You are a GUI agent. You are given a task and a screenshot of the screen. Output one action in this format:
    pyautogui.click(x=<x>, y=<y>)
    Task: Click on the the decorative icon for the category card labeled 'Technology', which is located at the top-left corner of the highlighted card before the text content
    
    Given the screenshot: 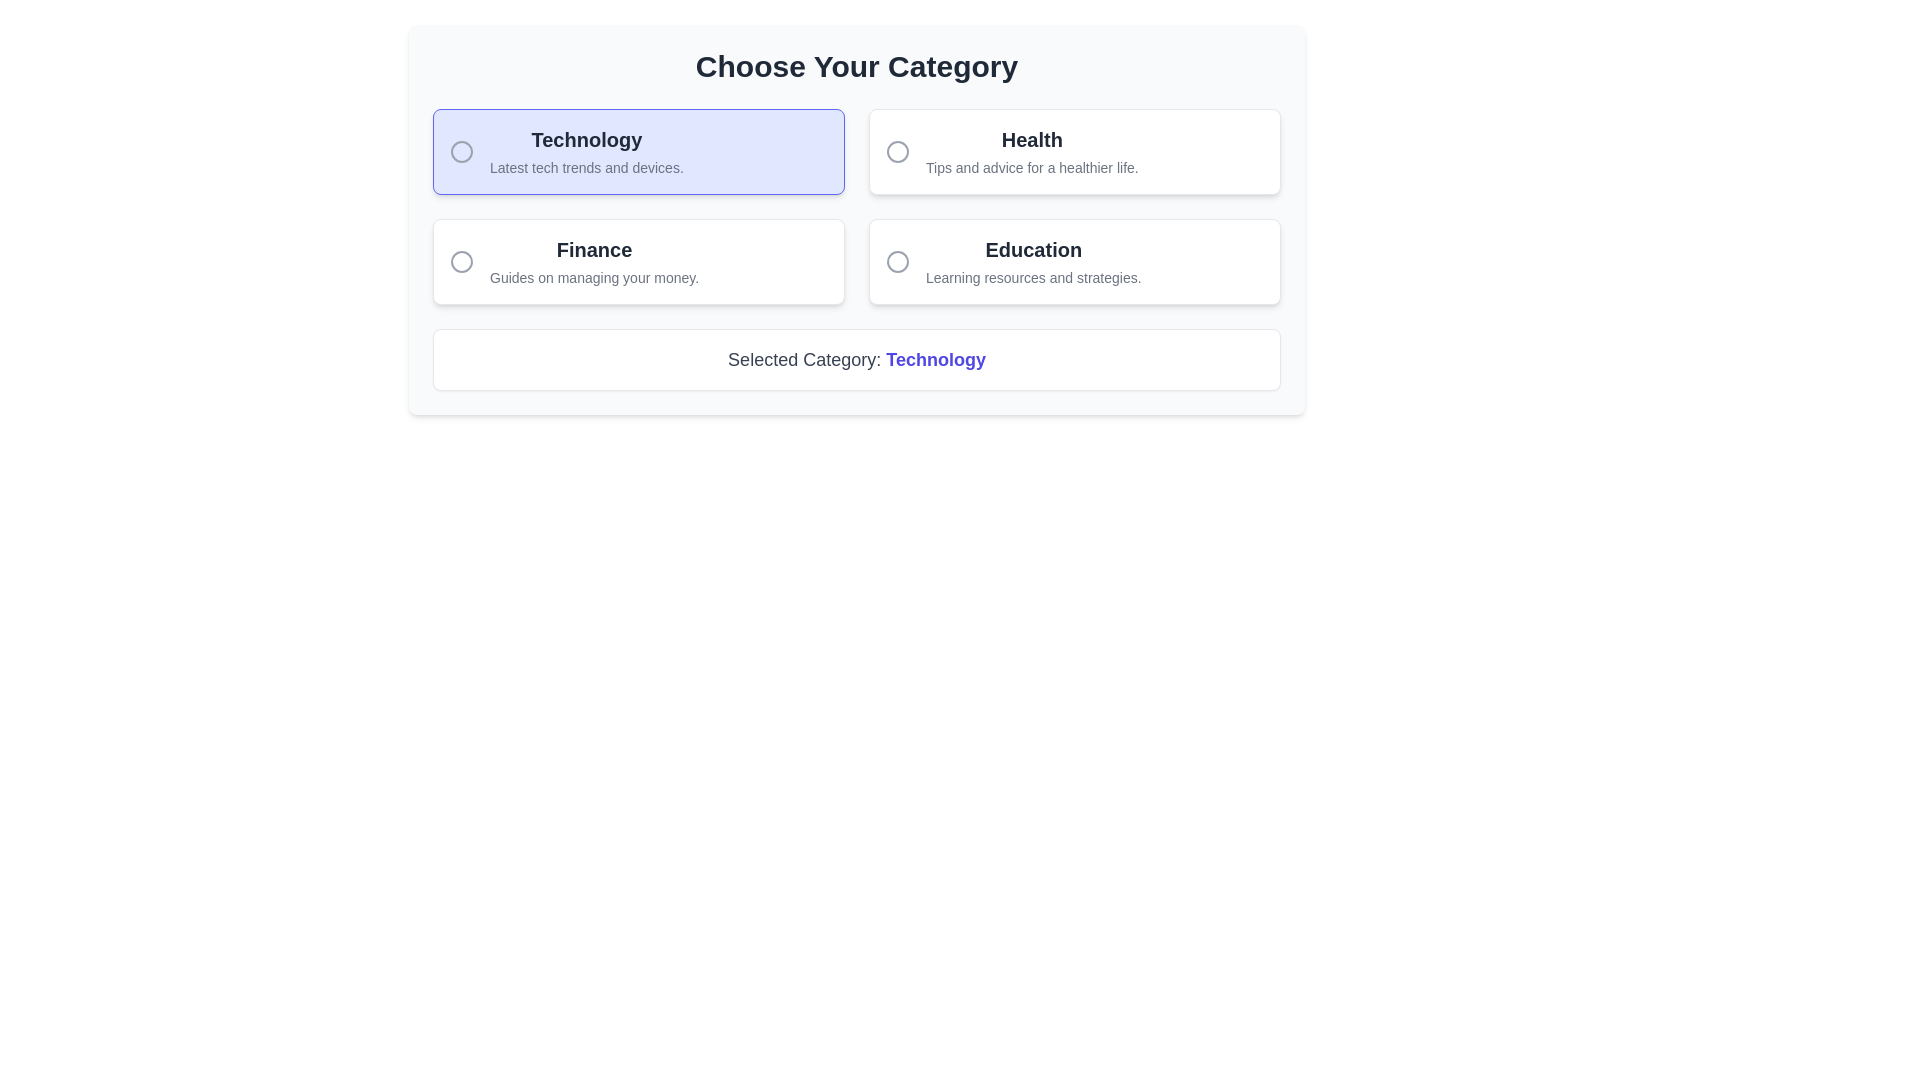 What is the action you would take?
    pyautogui.click(x=460, y=150)
    